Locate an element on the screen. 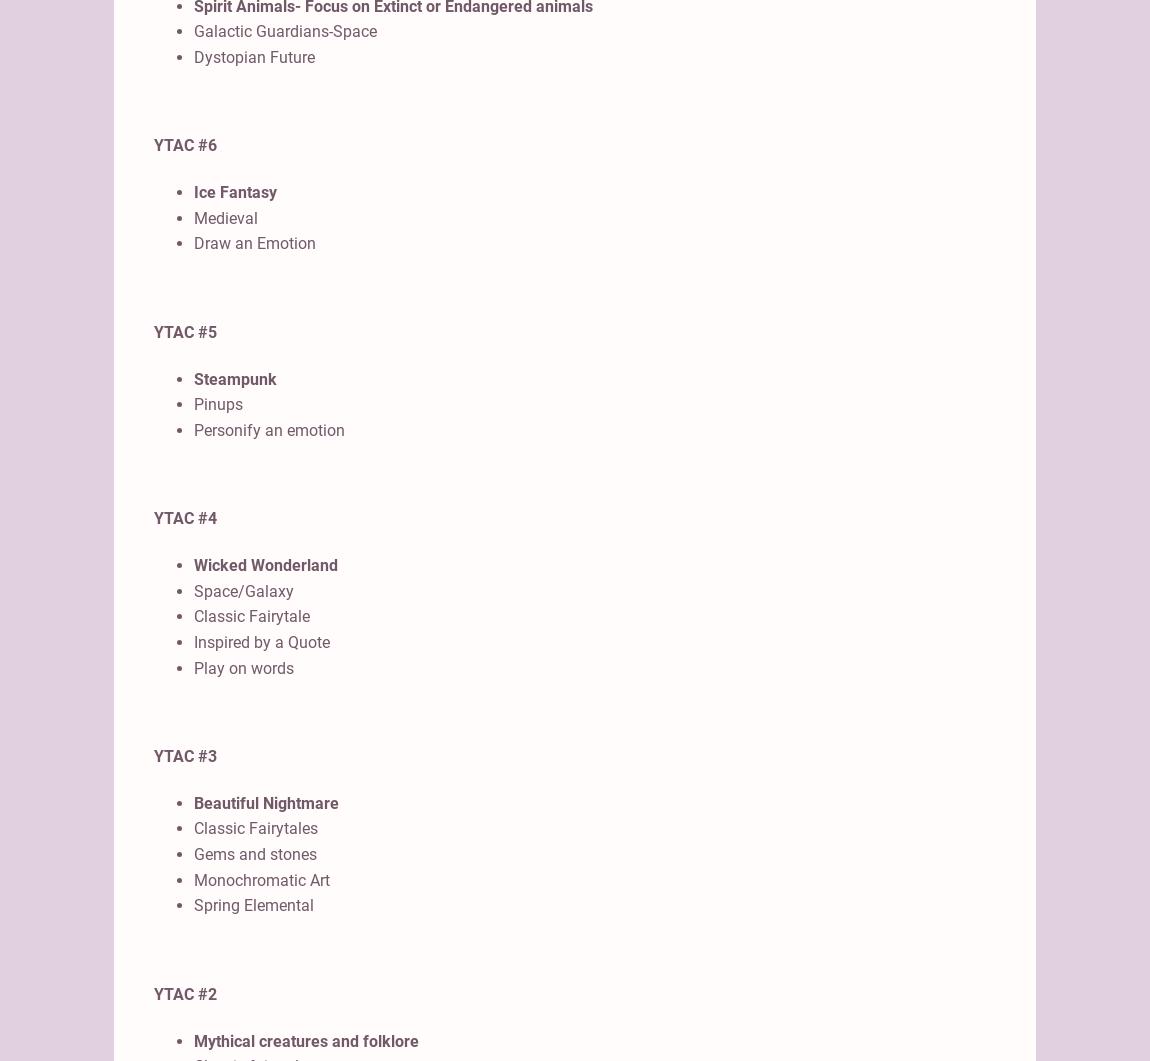  'Personify an emotion' is located at coordinates (193, 429).